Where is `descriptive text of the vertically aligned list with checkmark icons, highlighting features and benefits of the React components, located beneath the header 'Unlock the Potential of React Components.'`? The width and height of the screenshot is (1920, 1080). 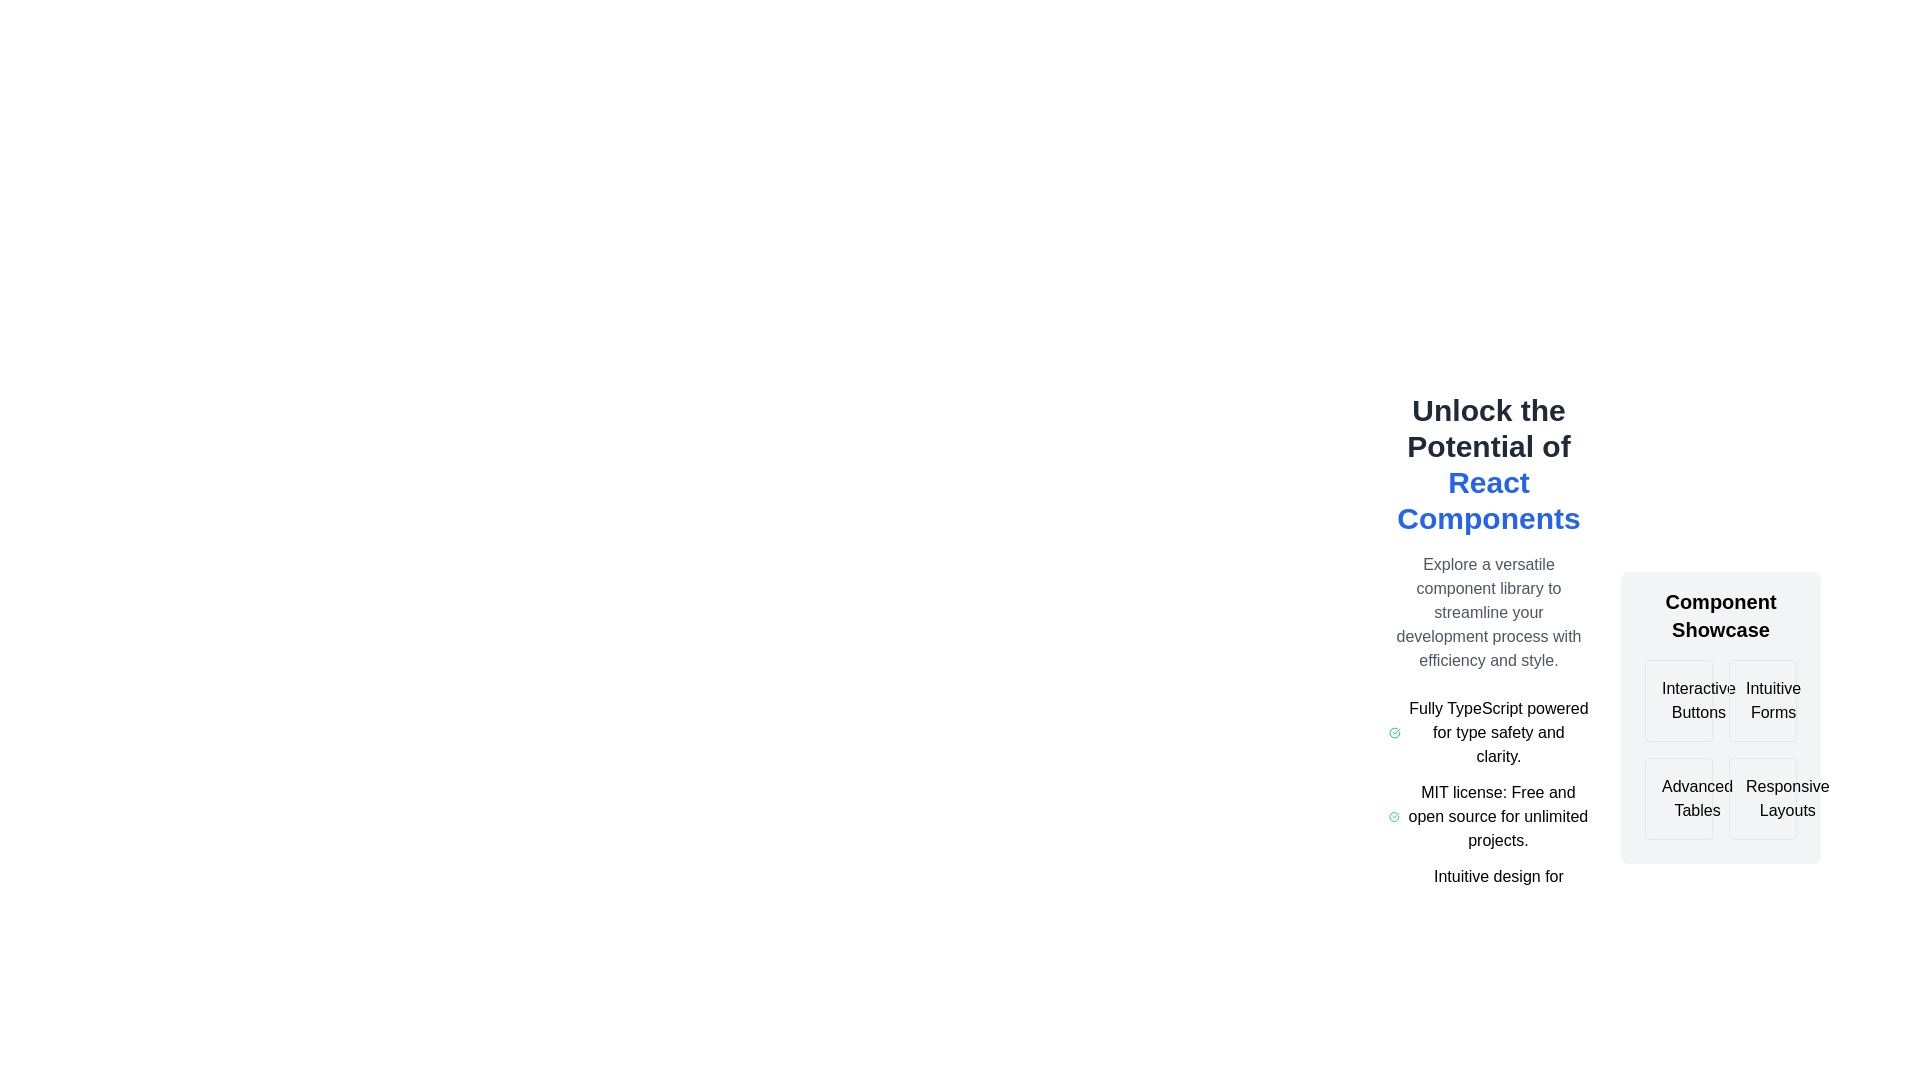 descriptive text of the vertically aligned list with checkmark icons, highlighting features and benefits of the React components, located beneath the header 'Unlock the Potential of React Components.' is located at coordinates (1488, 817).